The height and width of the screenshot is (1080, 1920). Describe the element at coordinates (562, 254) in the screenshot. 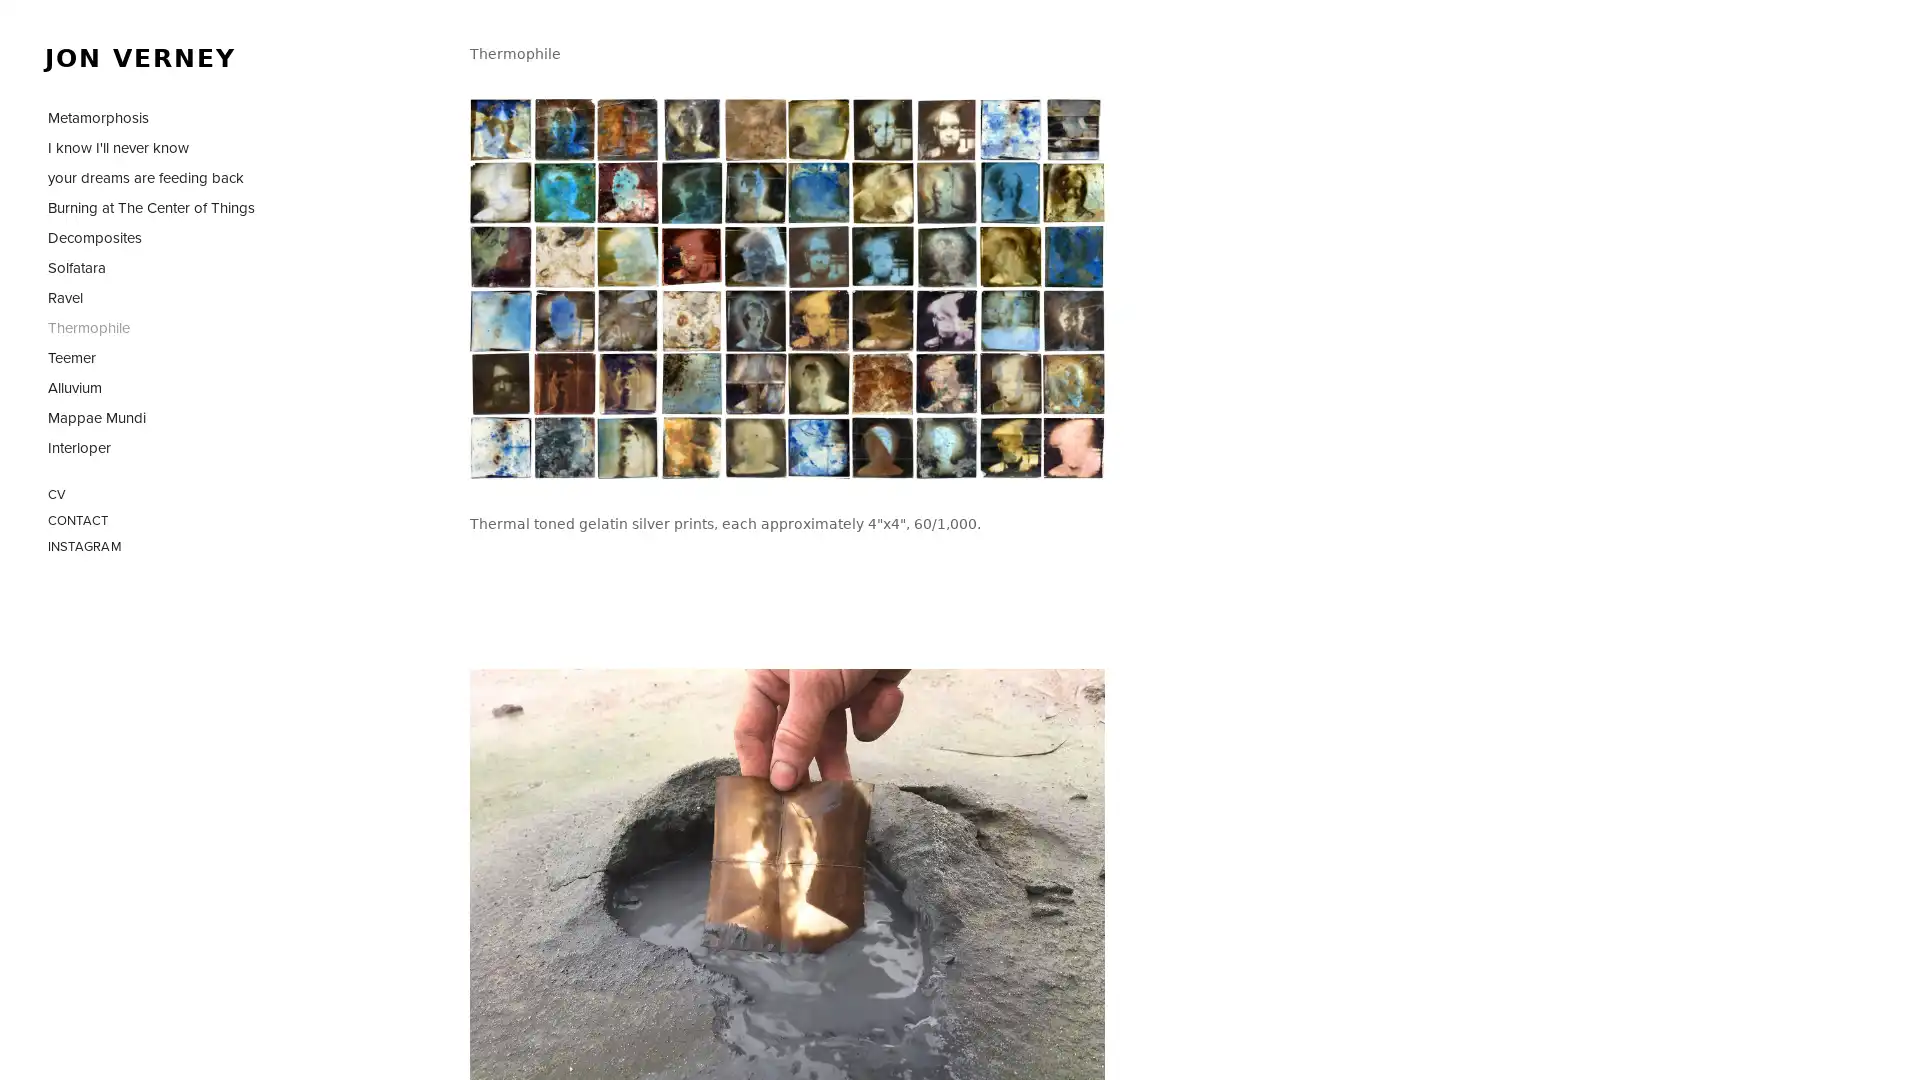

I see `View fullsize jon_verney_thermophile_51.jpg` at that location.